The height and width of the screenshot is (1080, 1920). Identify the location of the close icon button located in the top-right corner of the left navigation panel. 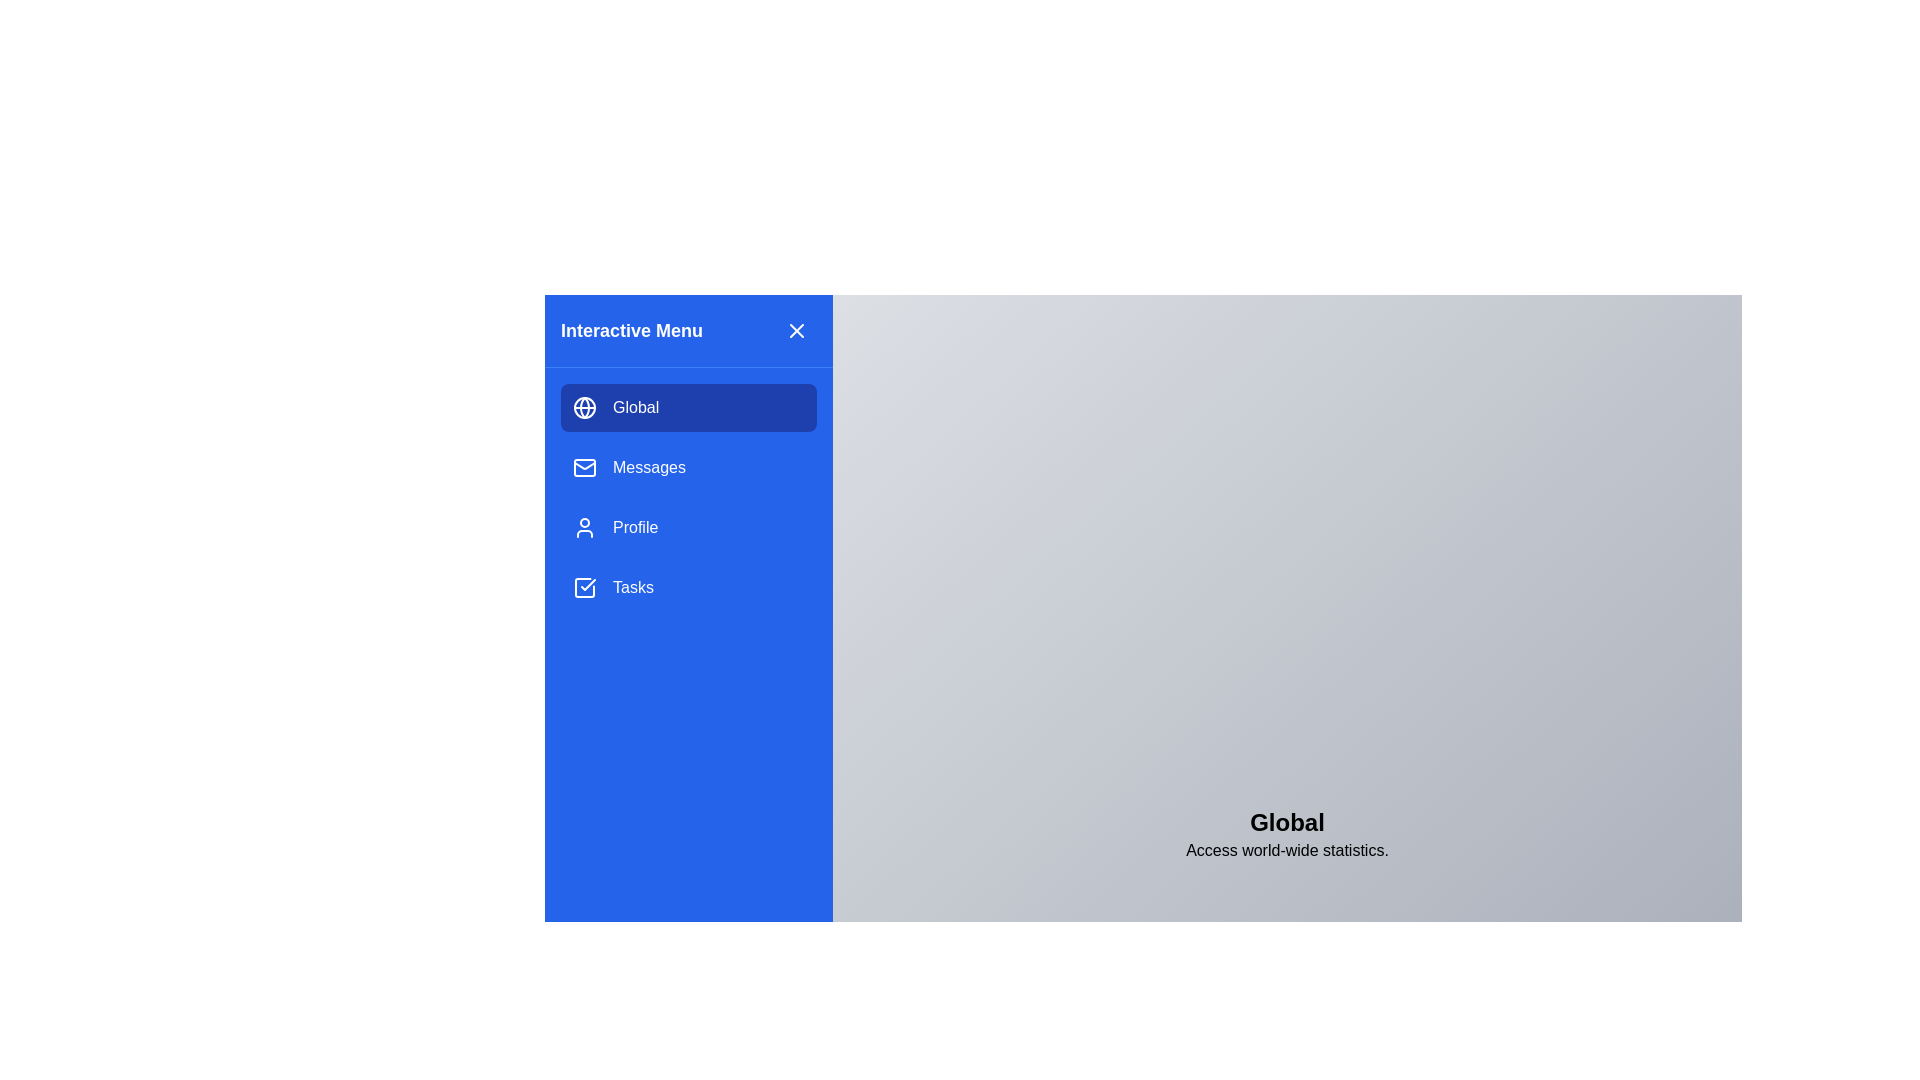
(795, 330).